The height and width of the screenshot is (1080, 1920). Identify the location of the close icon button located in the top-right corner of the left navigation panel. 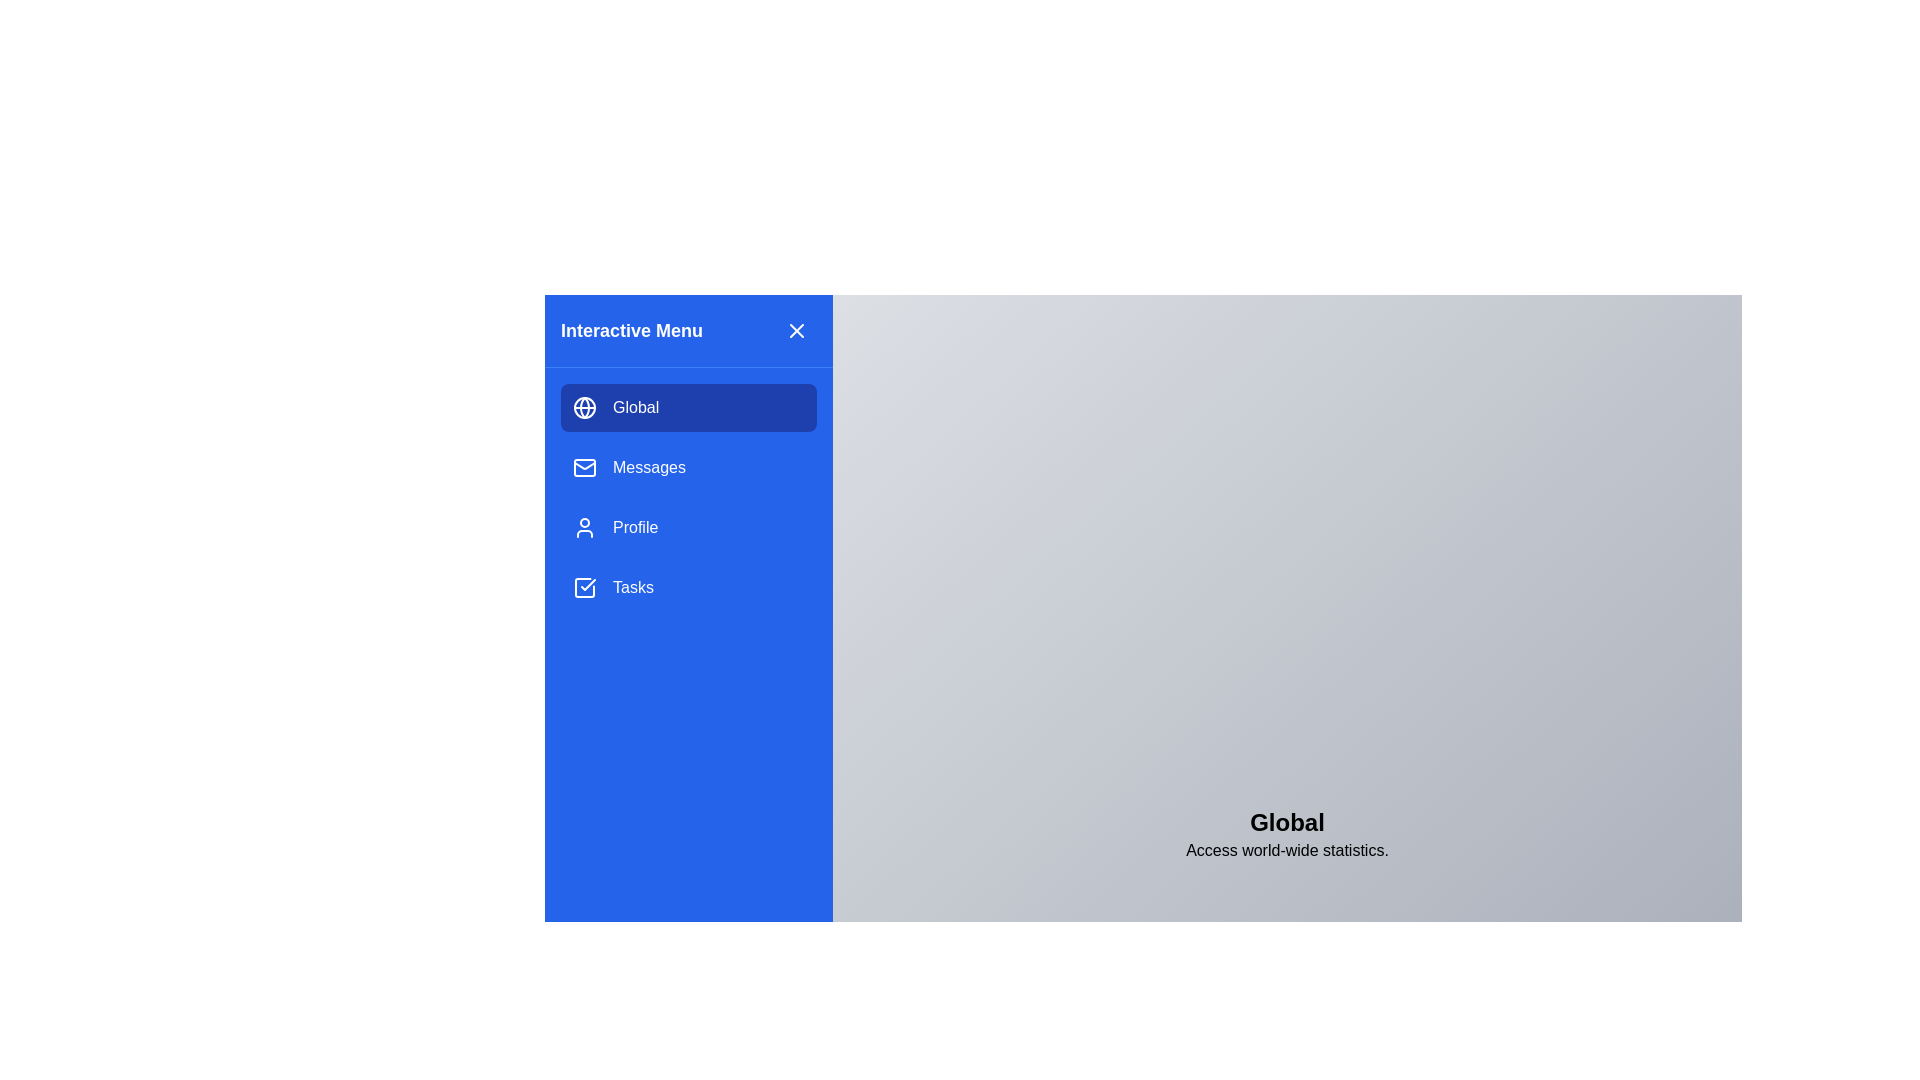
(795, 330).